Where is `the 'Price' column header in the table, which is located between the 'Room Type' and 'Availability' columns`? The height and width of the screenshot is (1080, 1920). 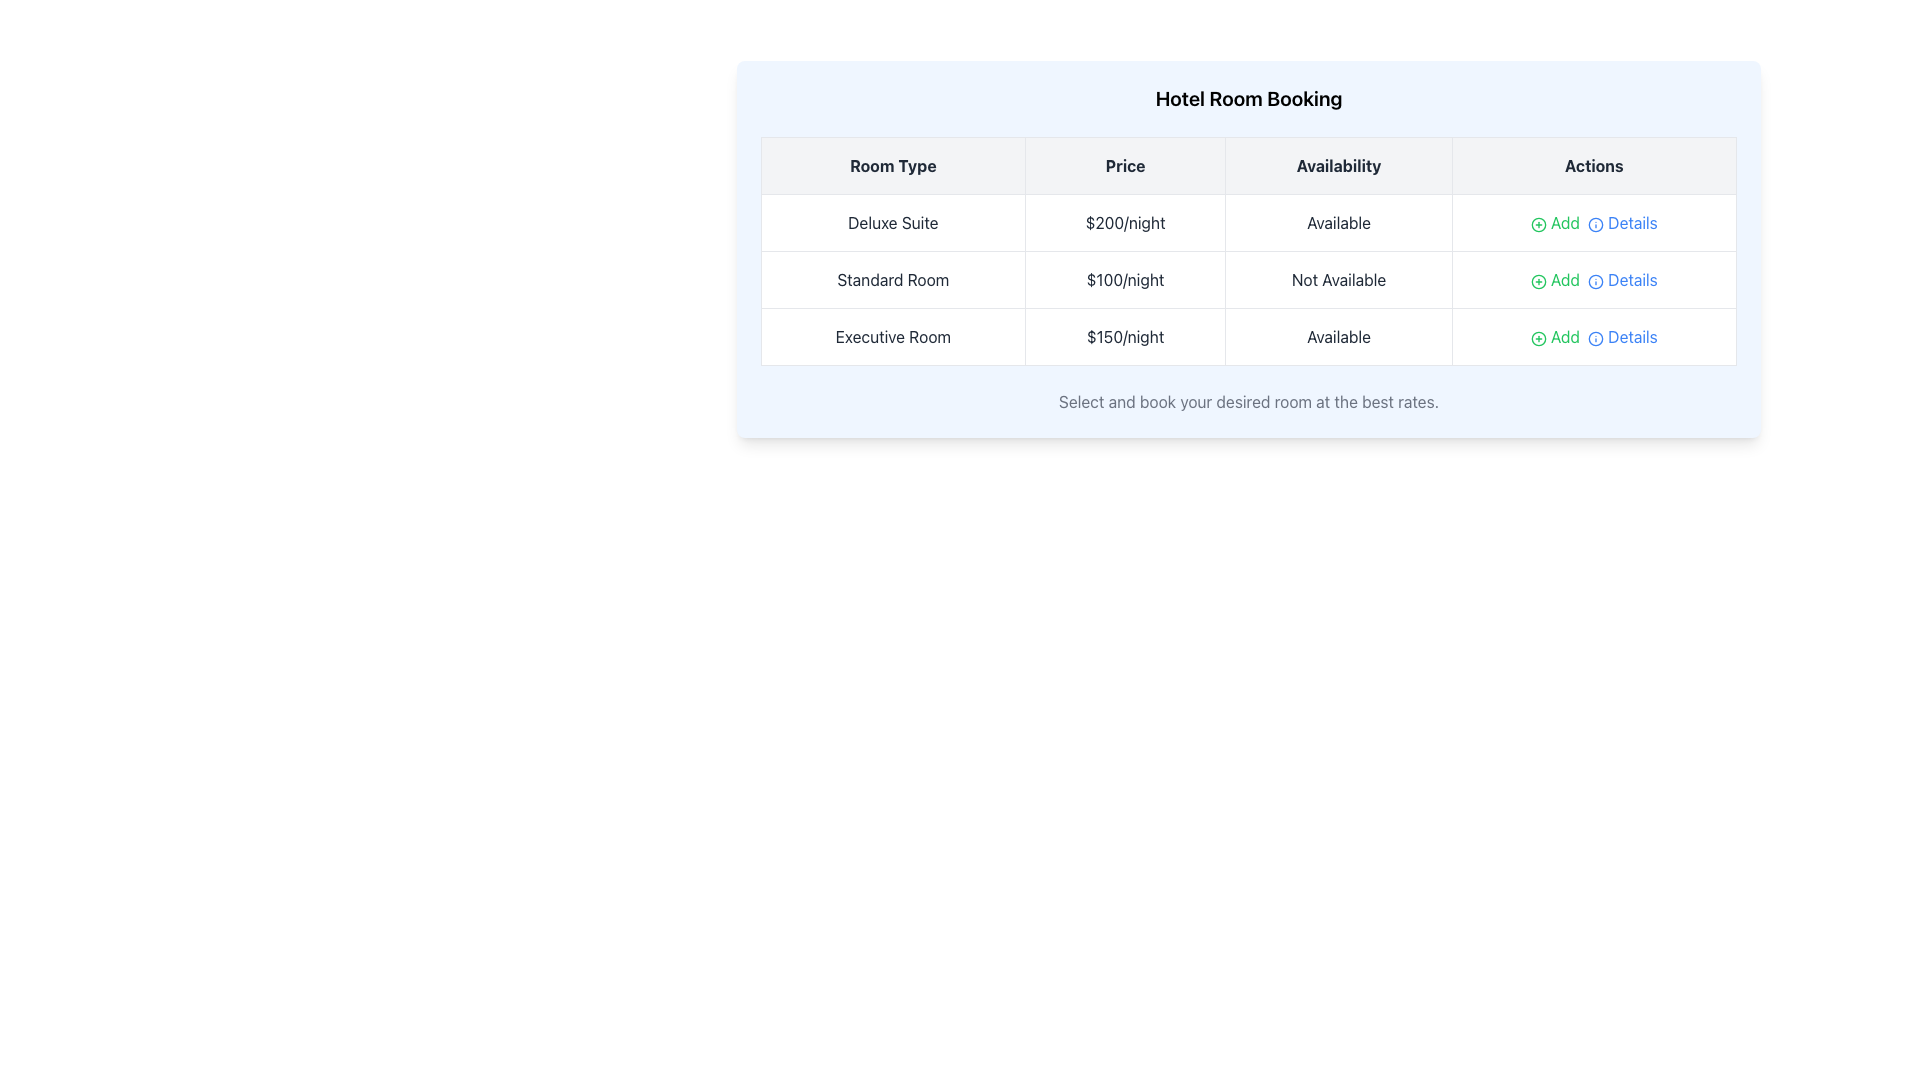
the 'Price' column header in the table, which is located between the 'Room Type' and 'Availability' columns is located at coordinates (1125, 164).